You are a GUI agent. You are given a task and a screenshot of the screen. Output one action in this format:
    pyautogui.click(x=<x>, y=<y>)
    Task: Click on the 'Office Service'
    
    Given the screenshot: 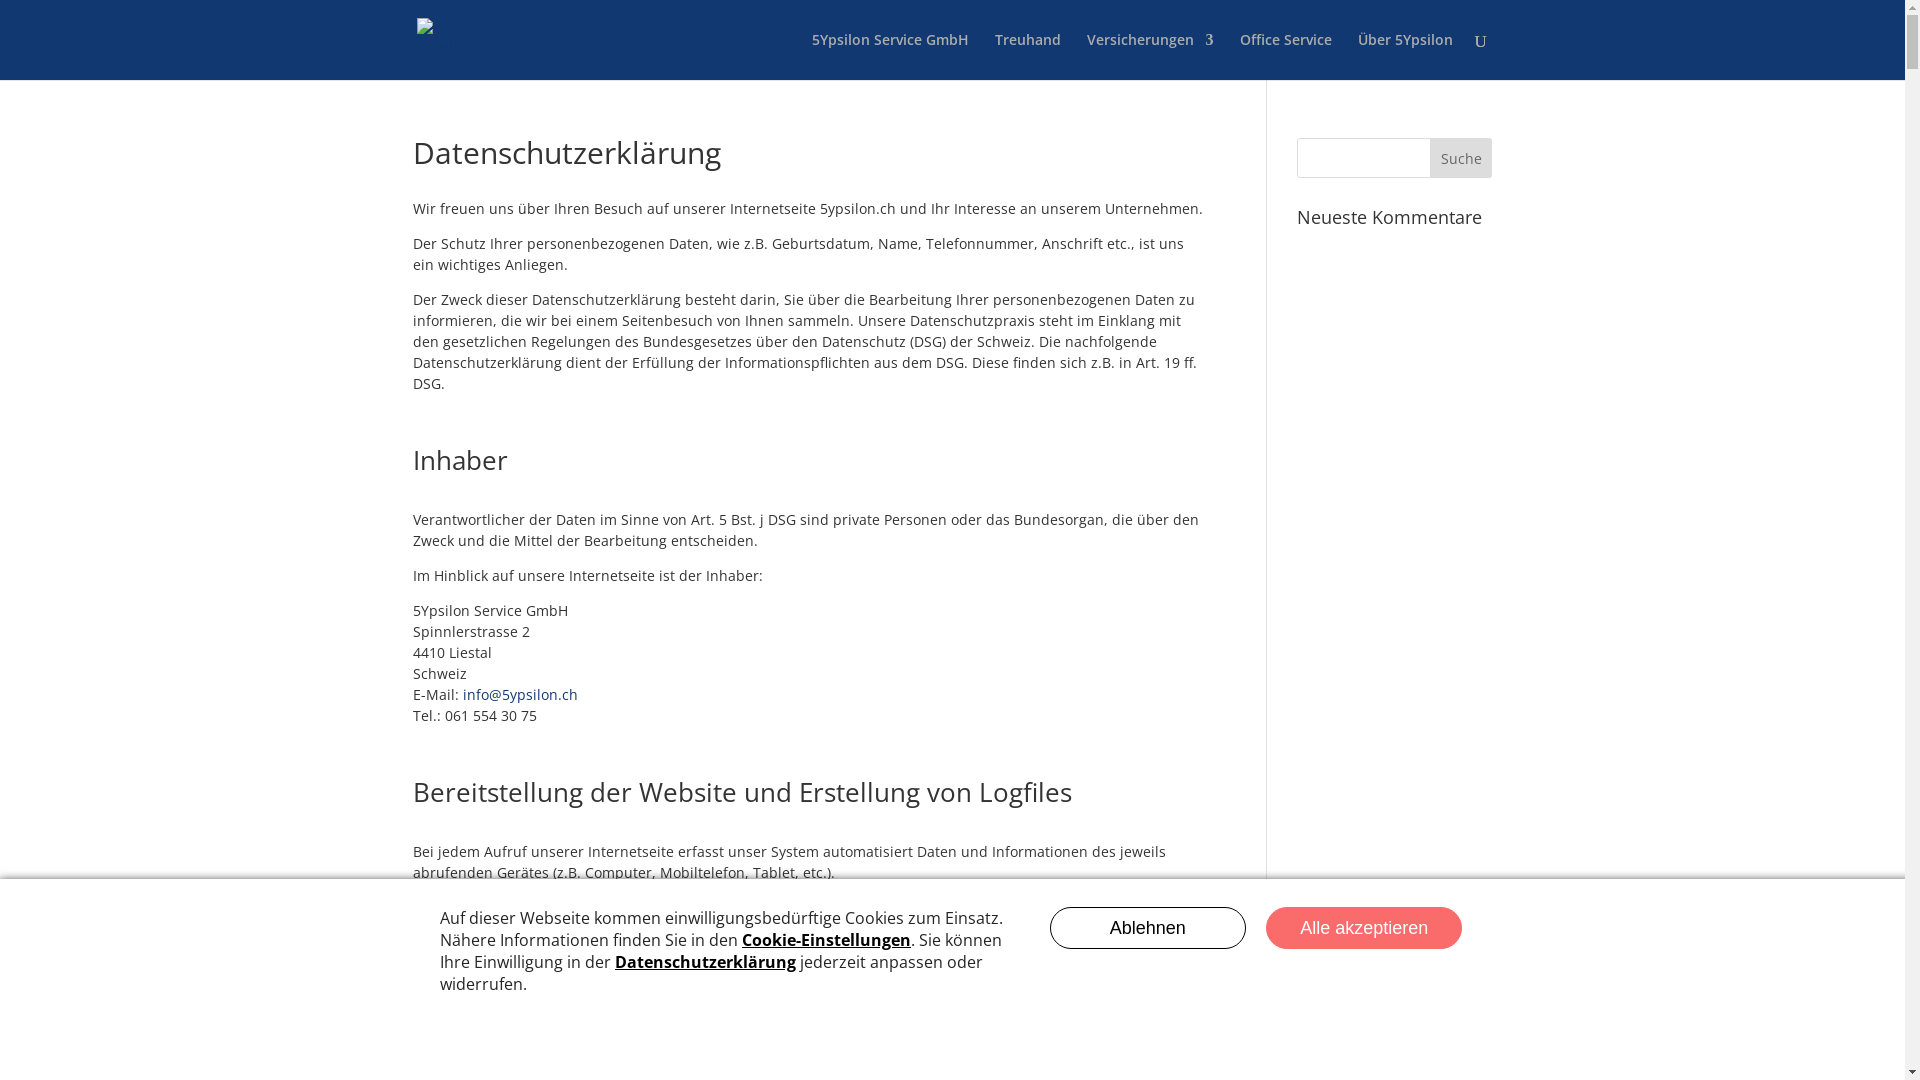 What is the action you would take?
    pyautogui.click(x=1286, y=55)
    